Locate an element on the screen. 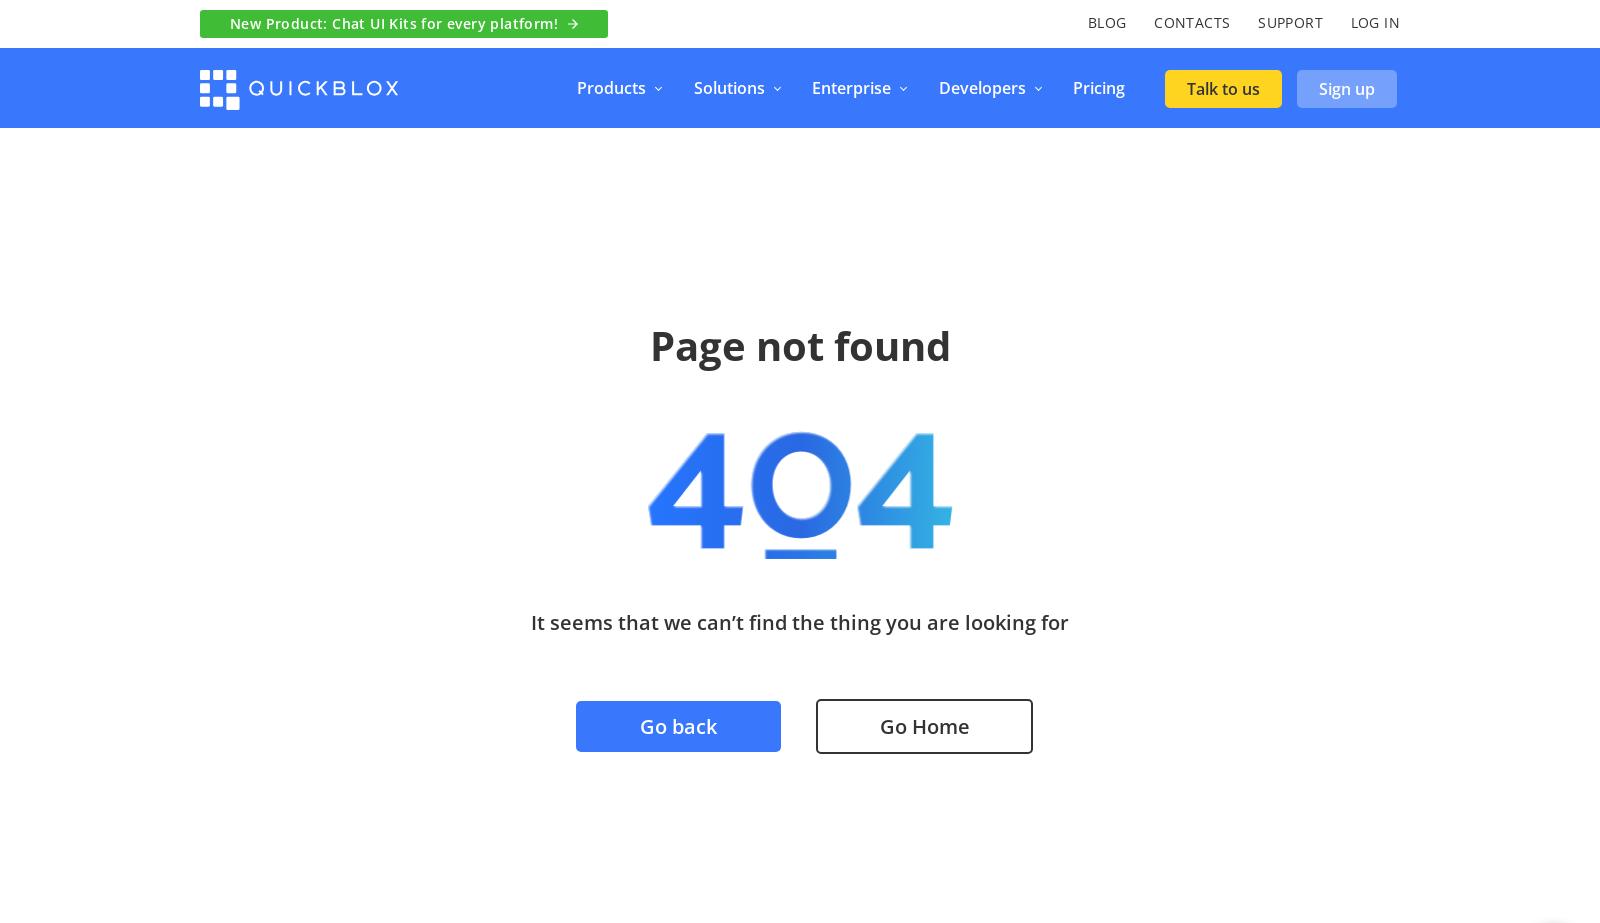  'Go back' is located at coordinates (678, 724).